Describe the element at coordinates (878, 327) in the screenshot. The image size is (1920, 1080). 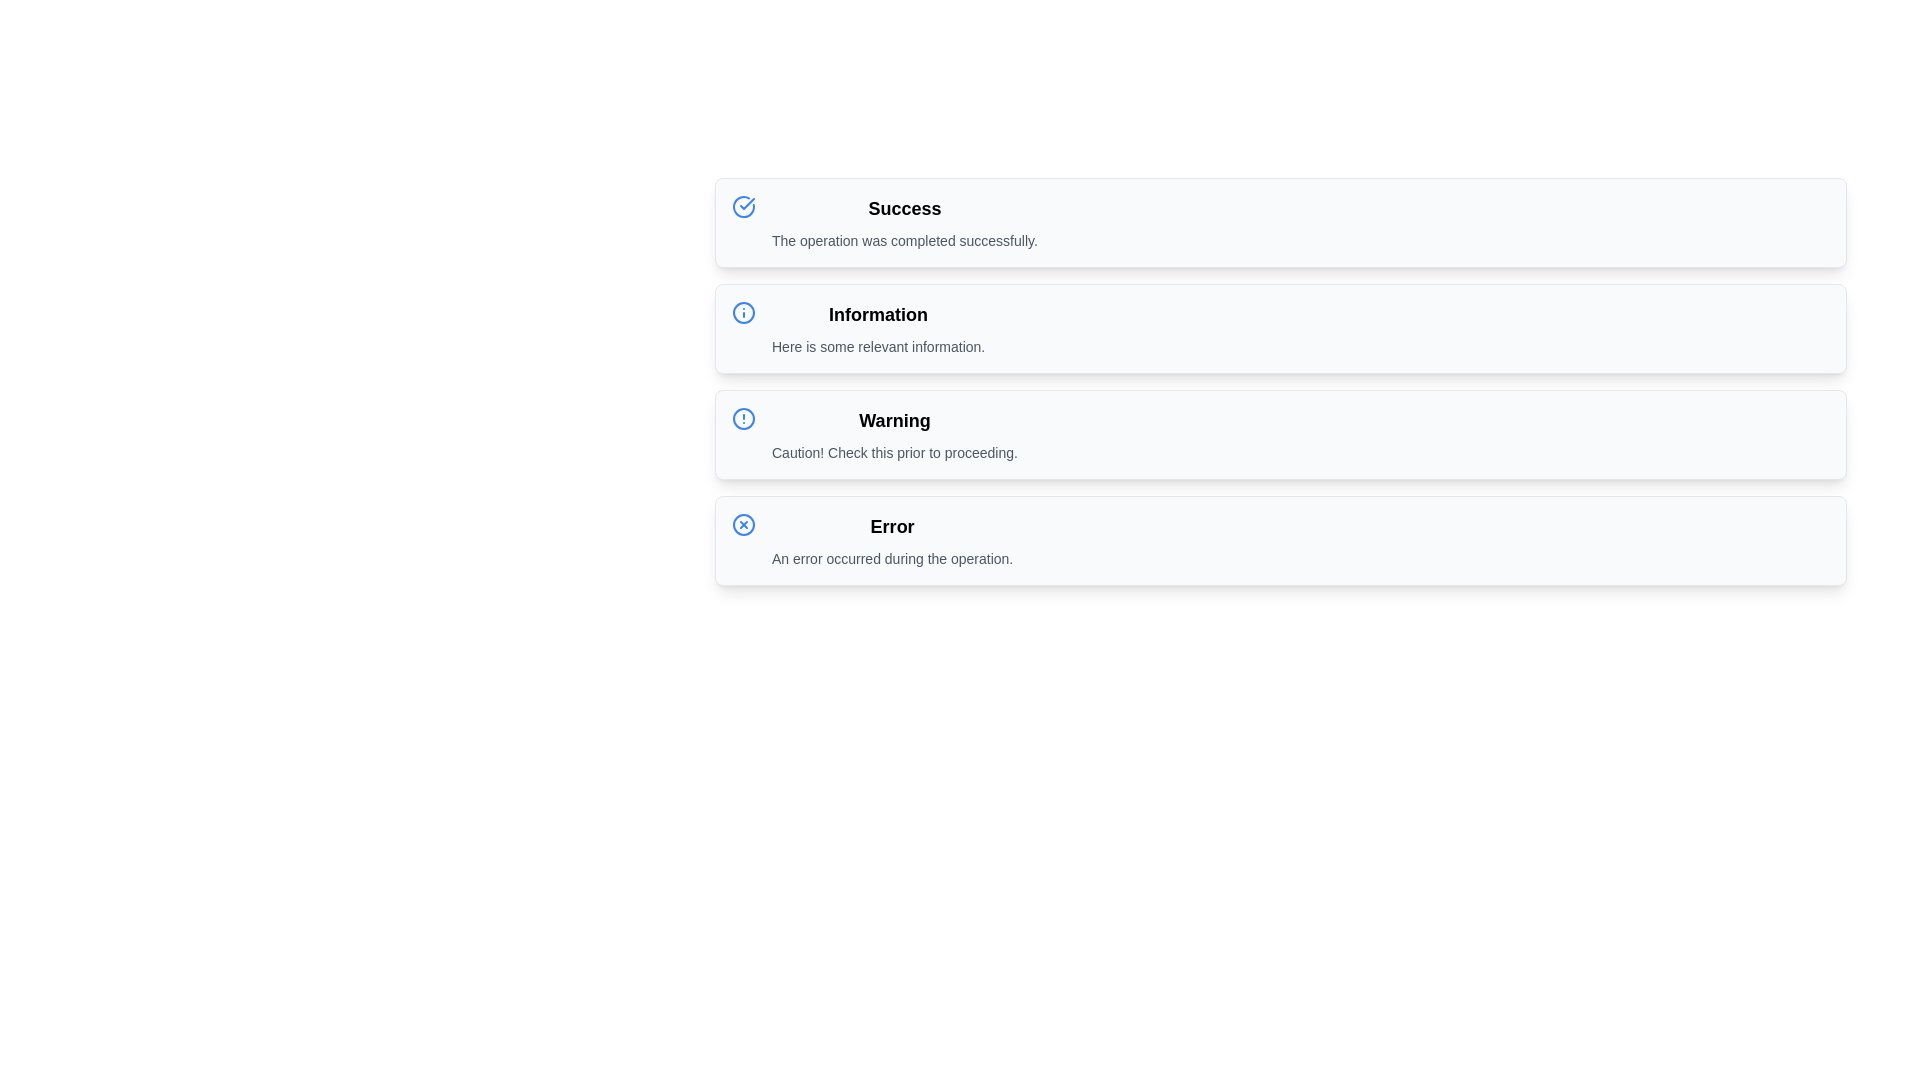
I see `text from the Notification Box labeled 'Information' with the sub-text 'Here is some relevant information.'` at that location.